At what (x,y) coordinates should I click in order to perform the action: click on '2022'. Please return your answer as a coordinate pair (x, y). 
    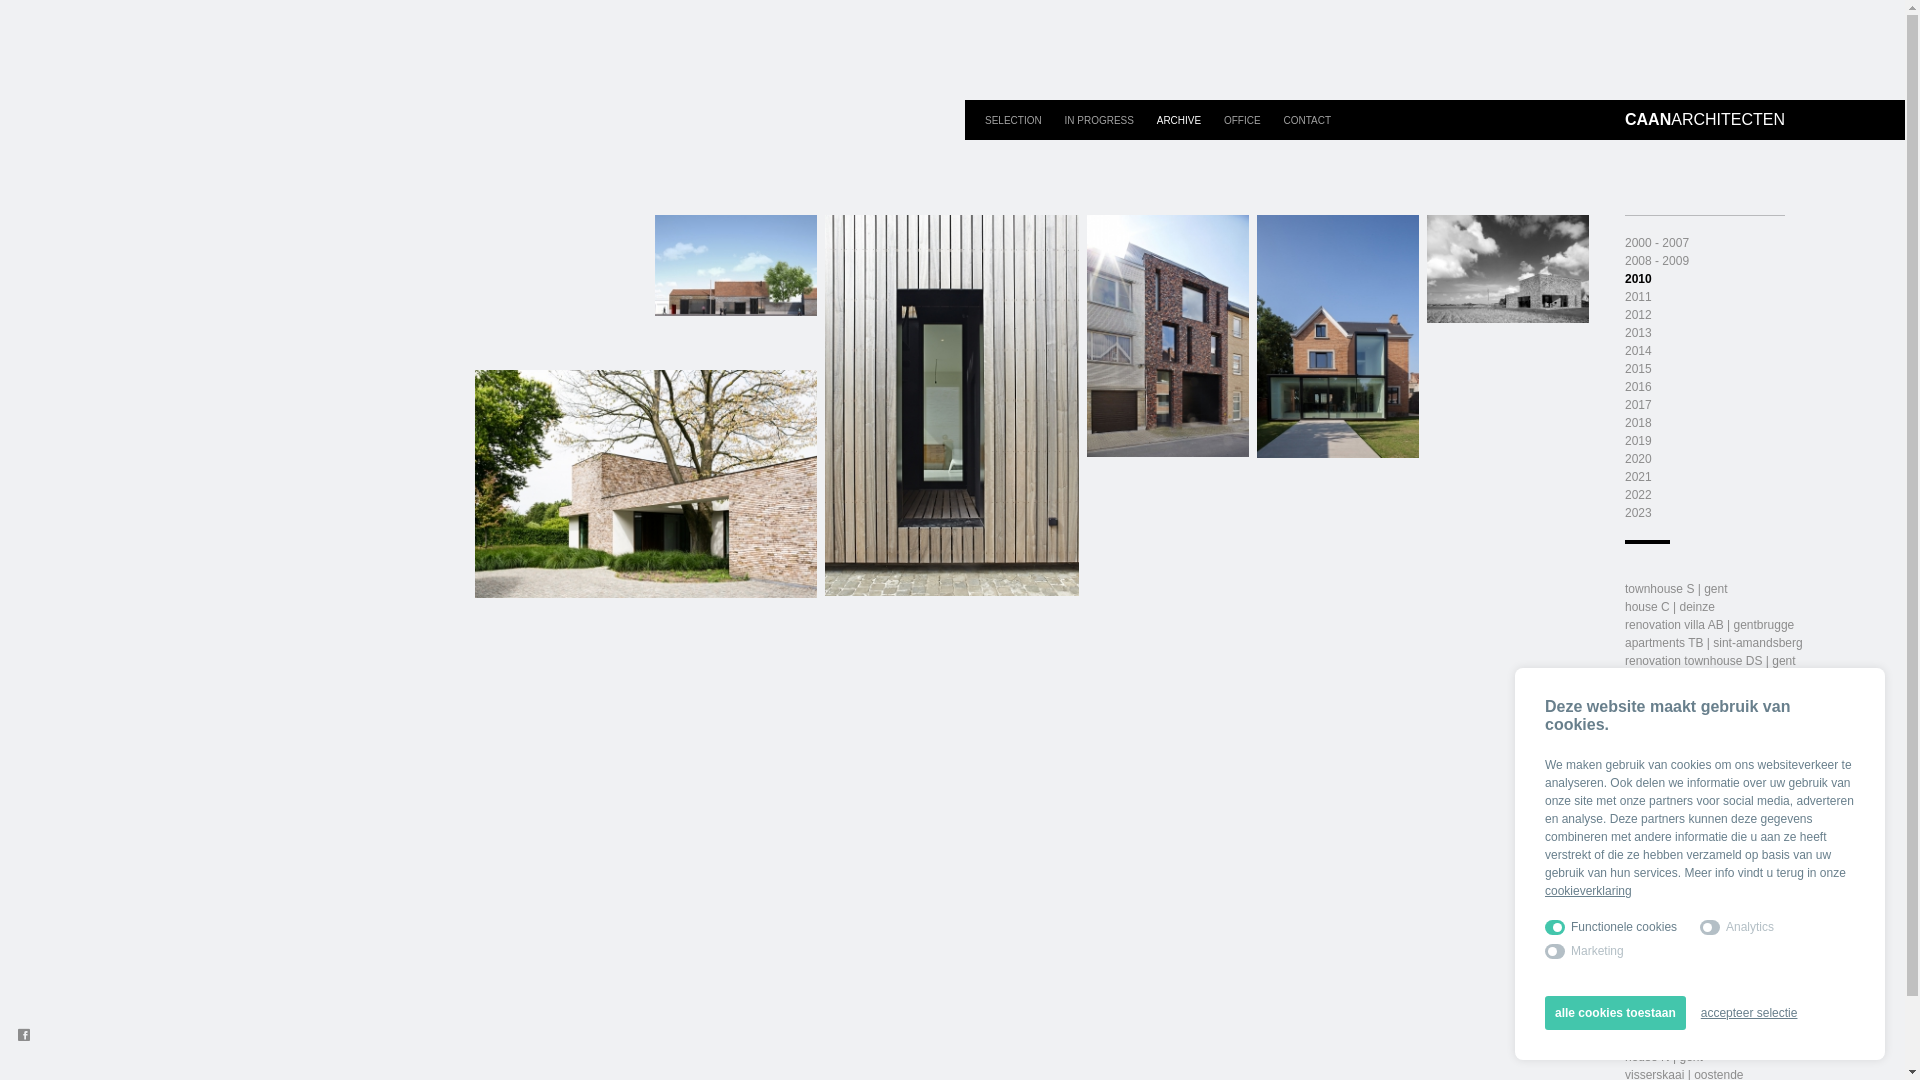
    Looking at the image, I should click on (1638, 494).